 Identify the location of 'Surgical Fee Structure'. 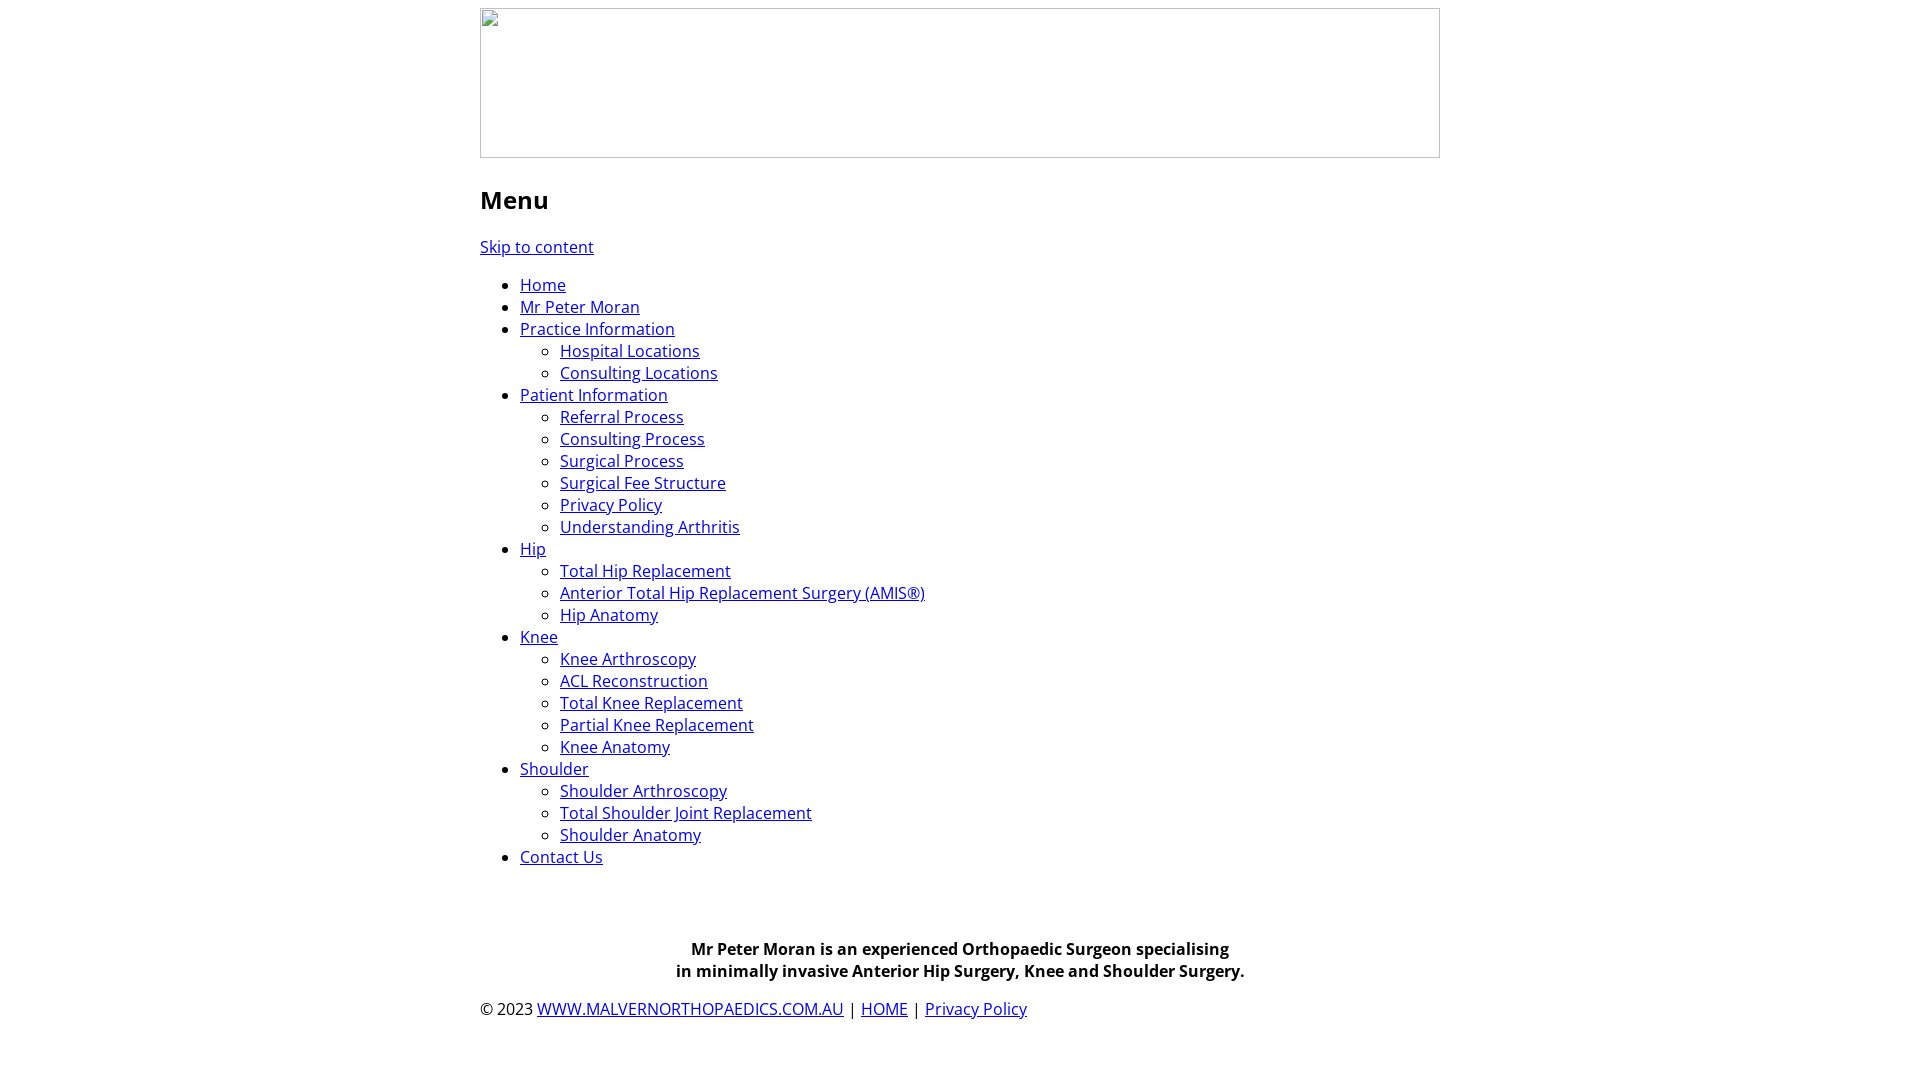
(643, 482).